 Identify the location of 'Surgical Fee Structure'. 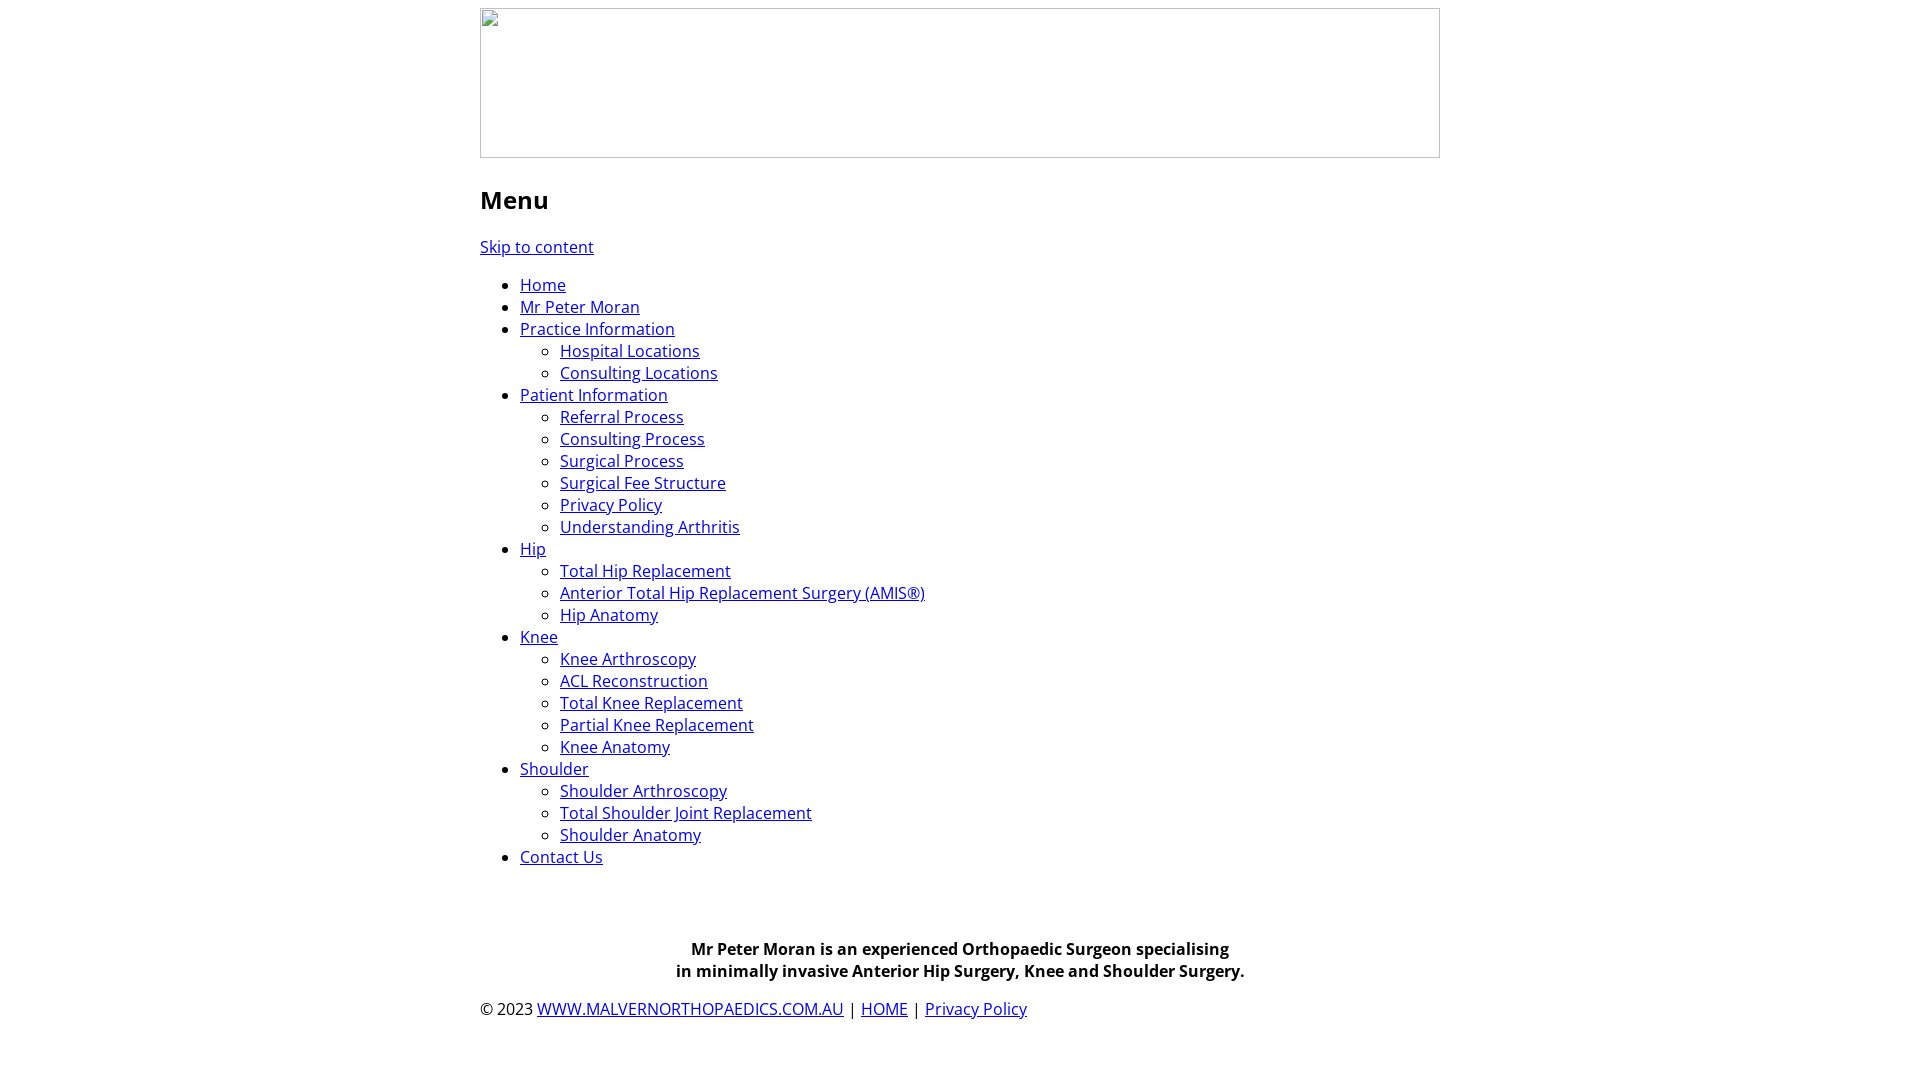
(643, 482).